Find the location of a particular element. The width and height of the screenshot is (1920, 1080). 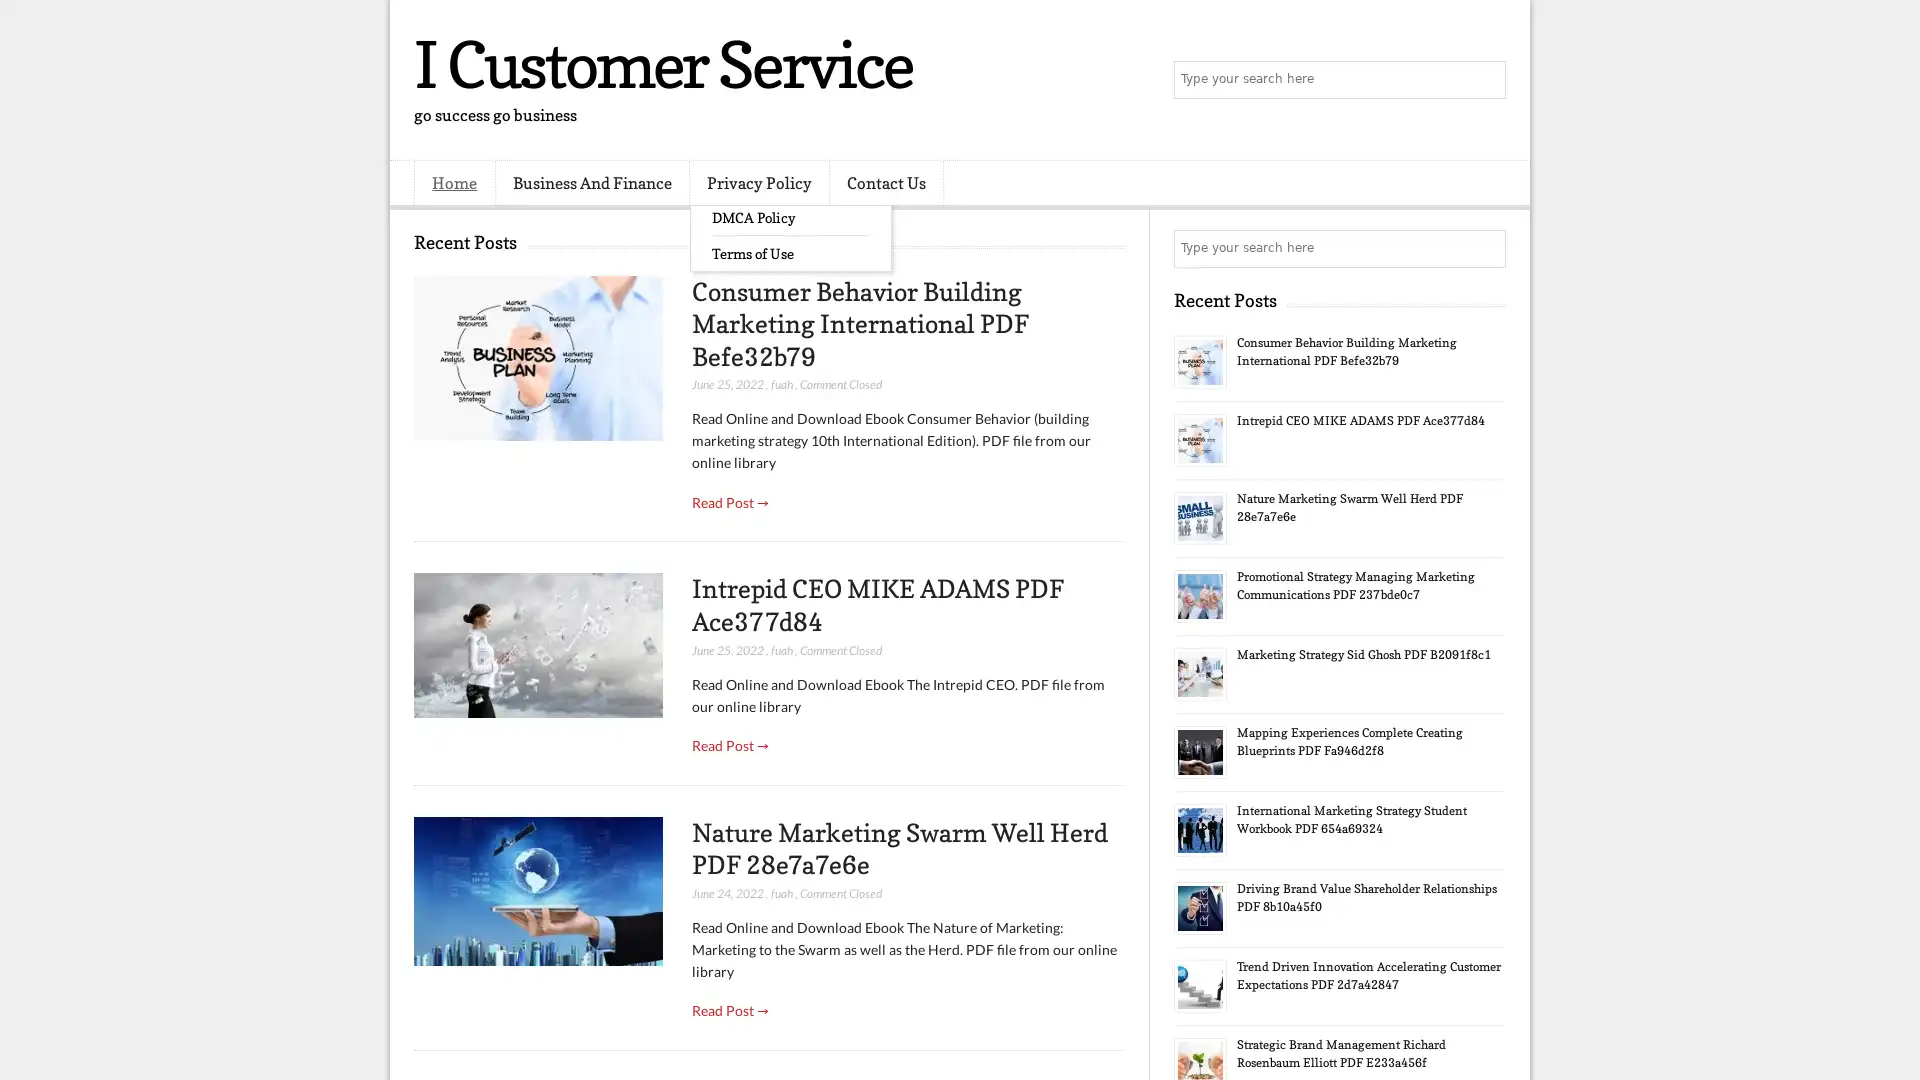

Search is located at coordinates (1485, 248).